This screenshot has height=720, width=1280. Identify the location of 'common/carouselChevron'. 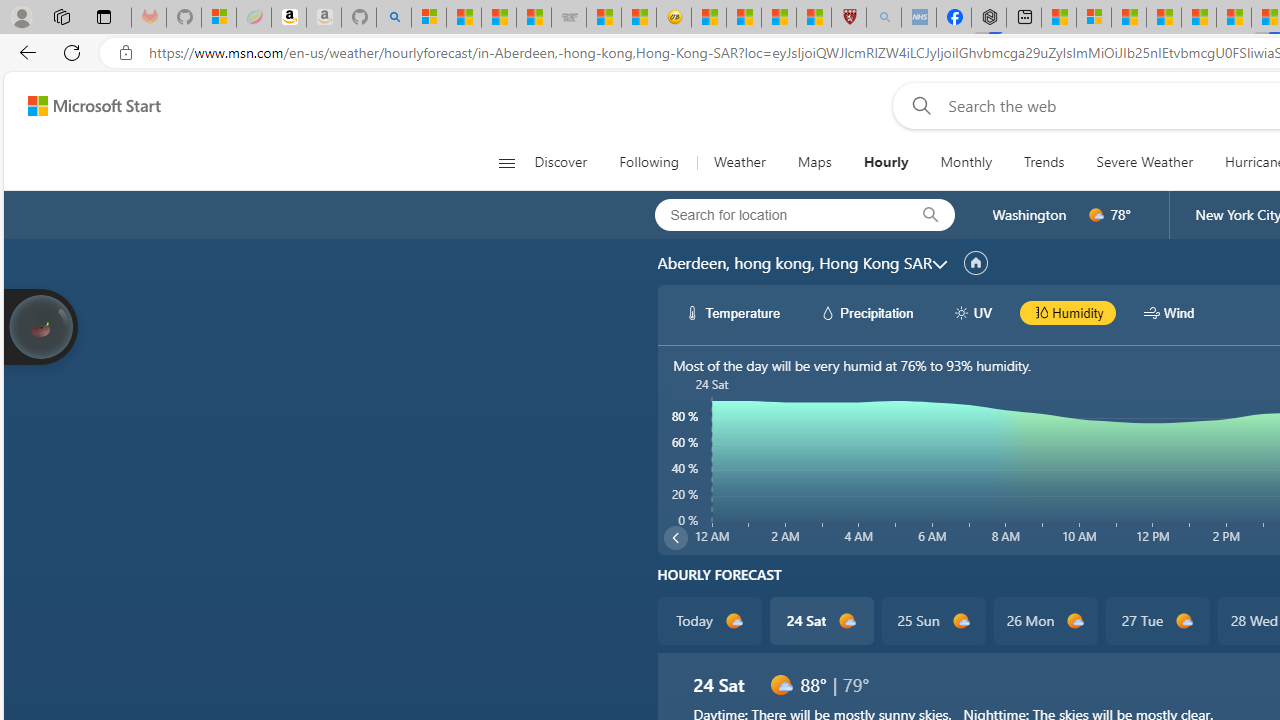
(675, 537).